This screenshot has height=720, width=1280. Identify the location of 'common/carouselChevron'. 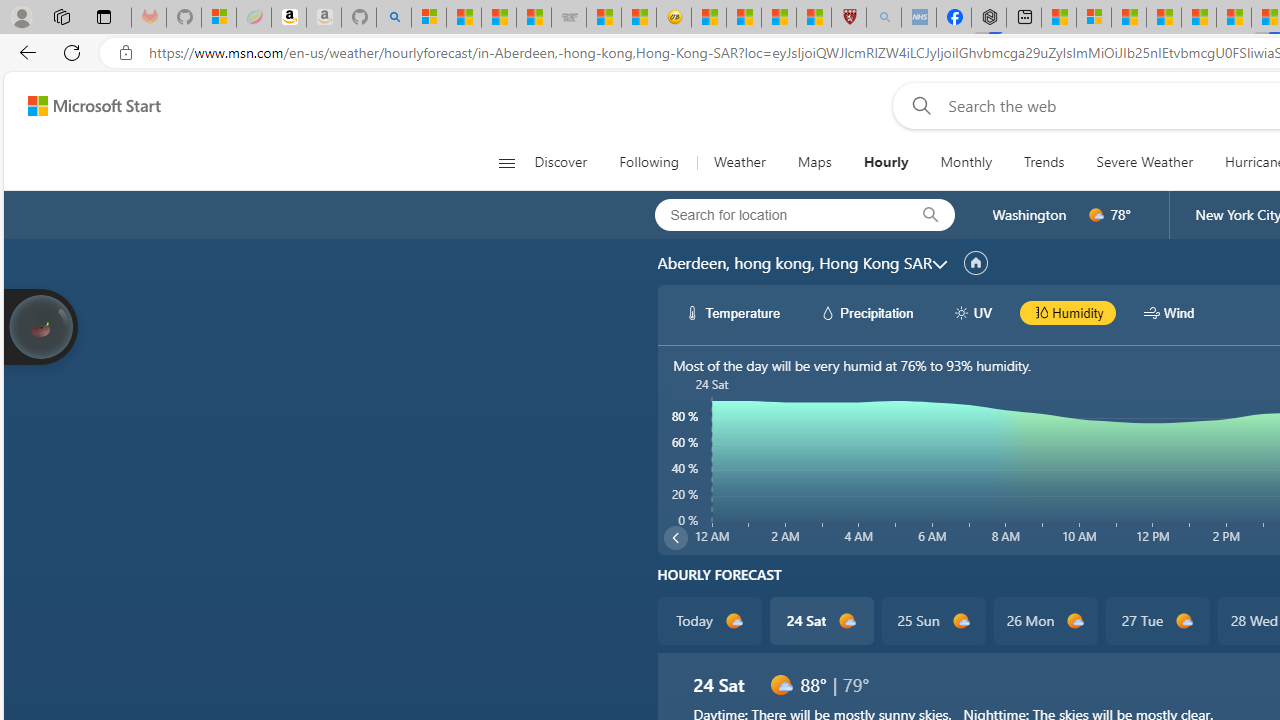
(675, 537).